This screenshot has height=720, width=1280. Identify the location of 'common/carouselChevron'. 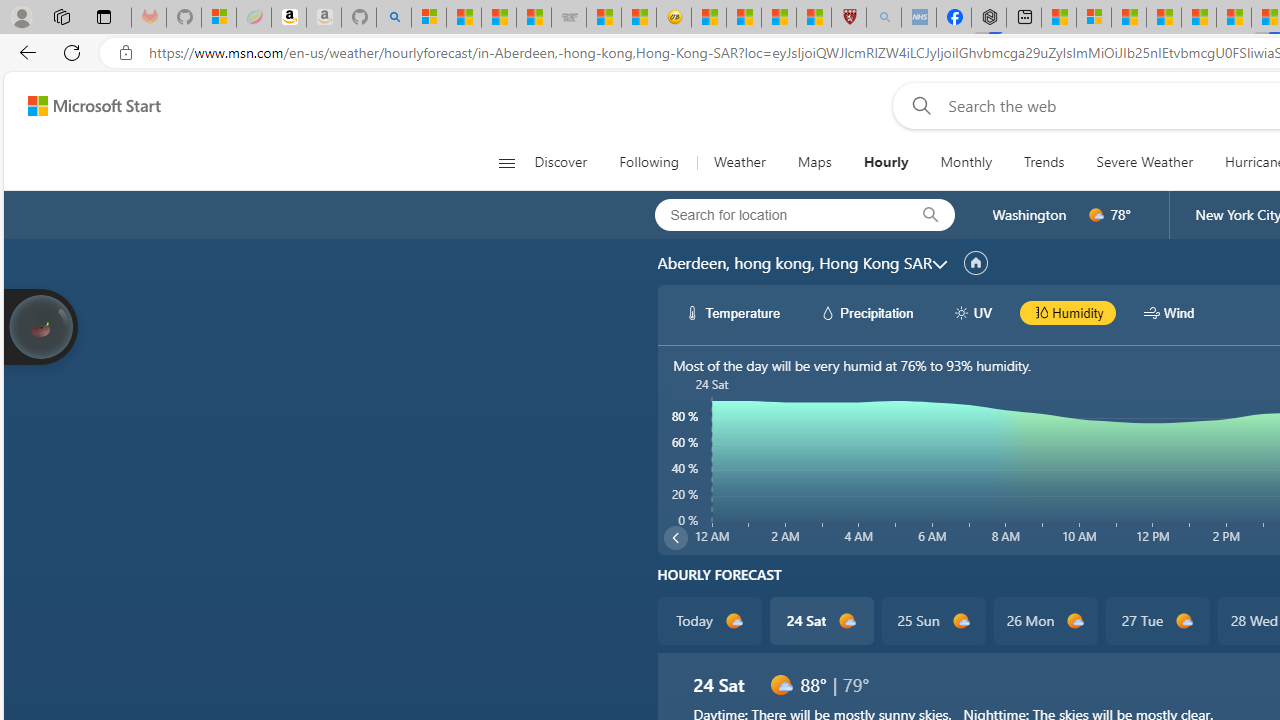
(675, 537).